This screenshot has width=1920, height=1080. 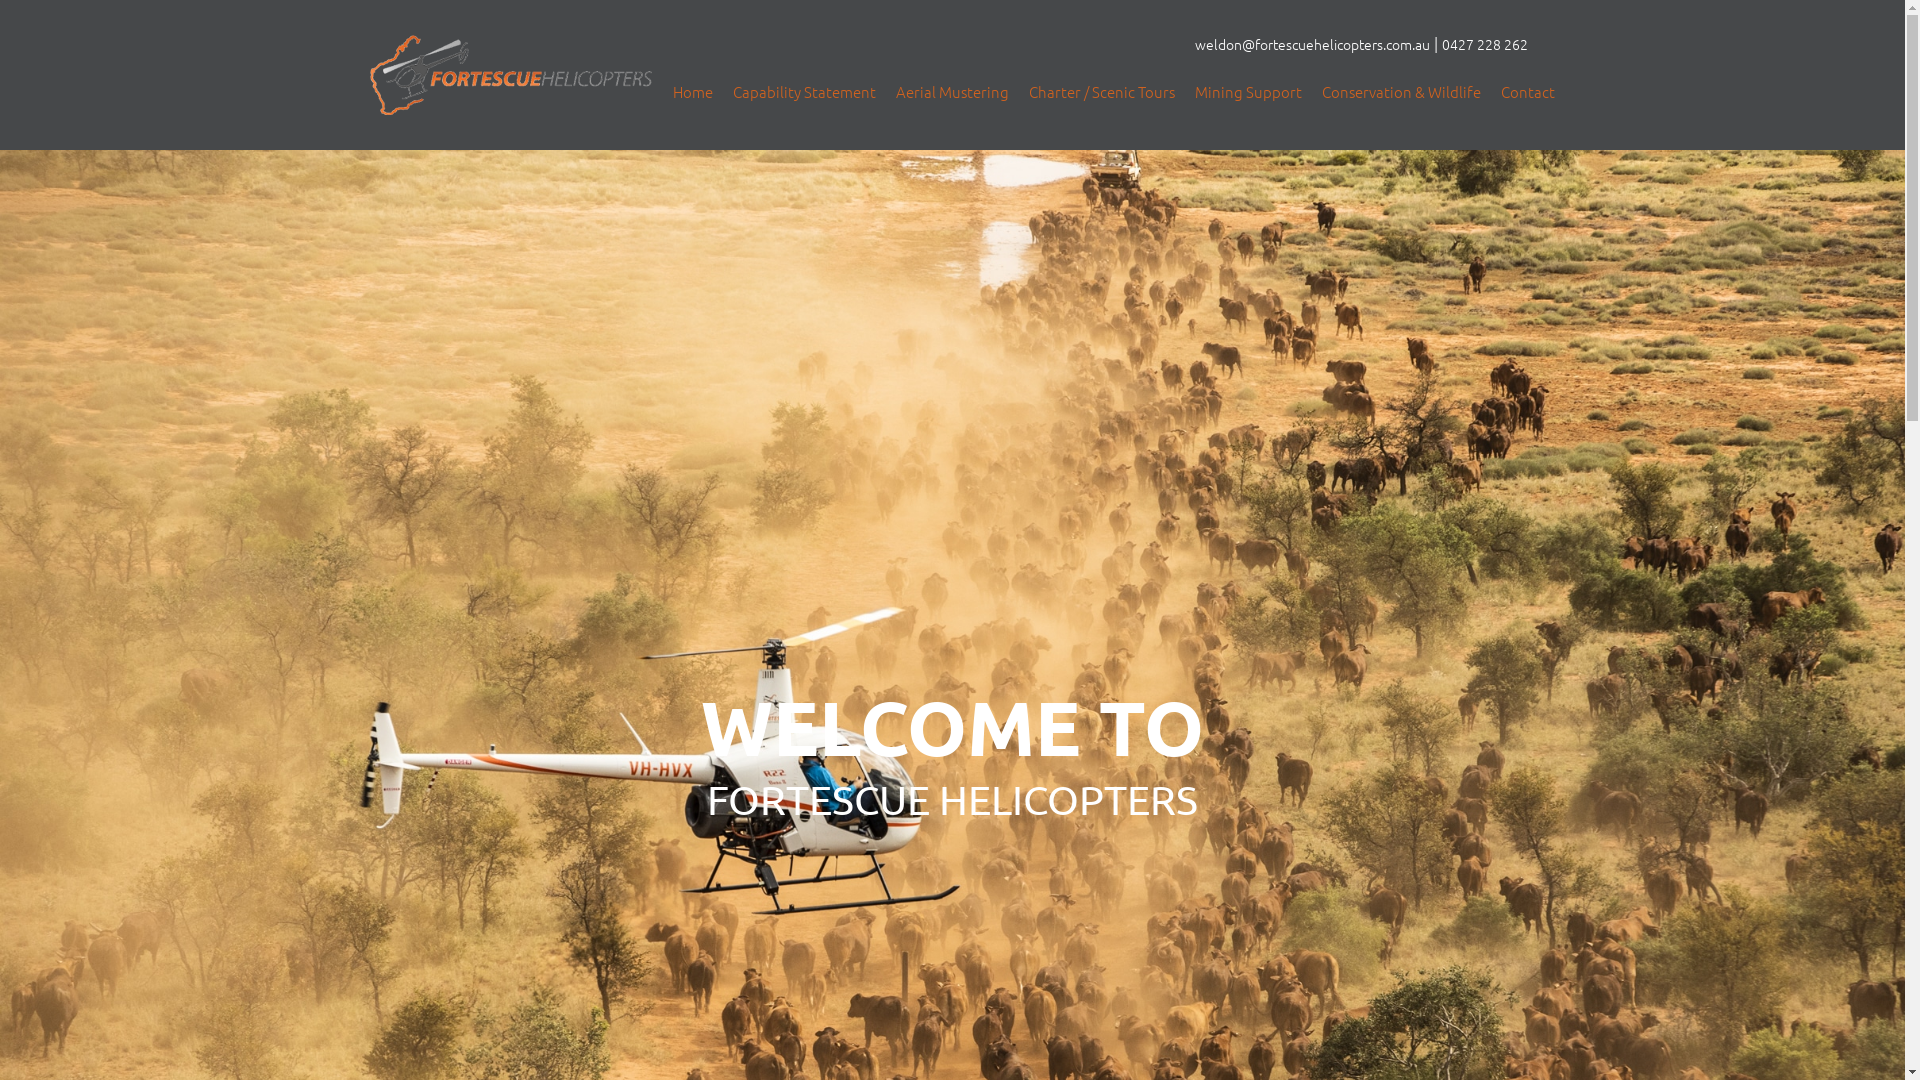 I want to click on 'Mining Support', so click(x=1247, y=92).